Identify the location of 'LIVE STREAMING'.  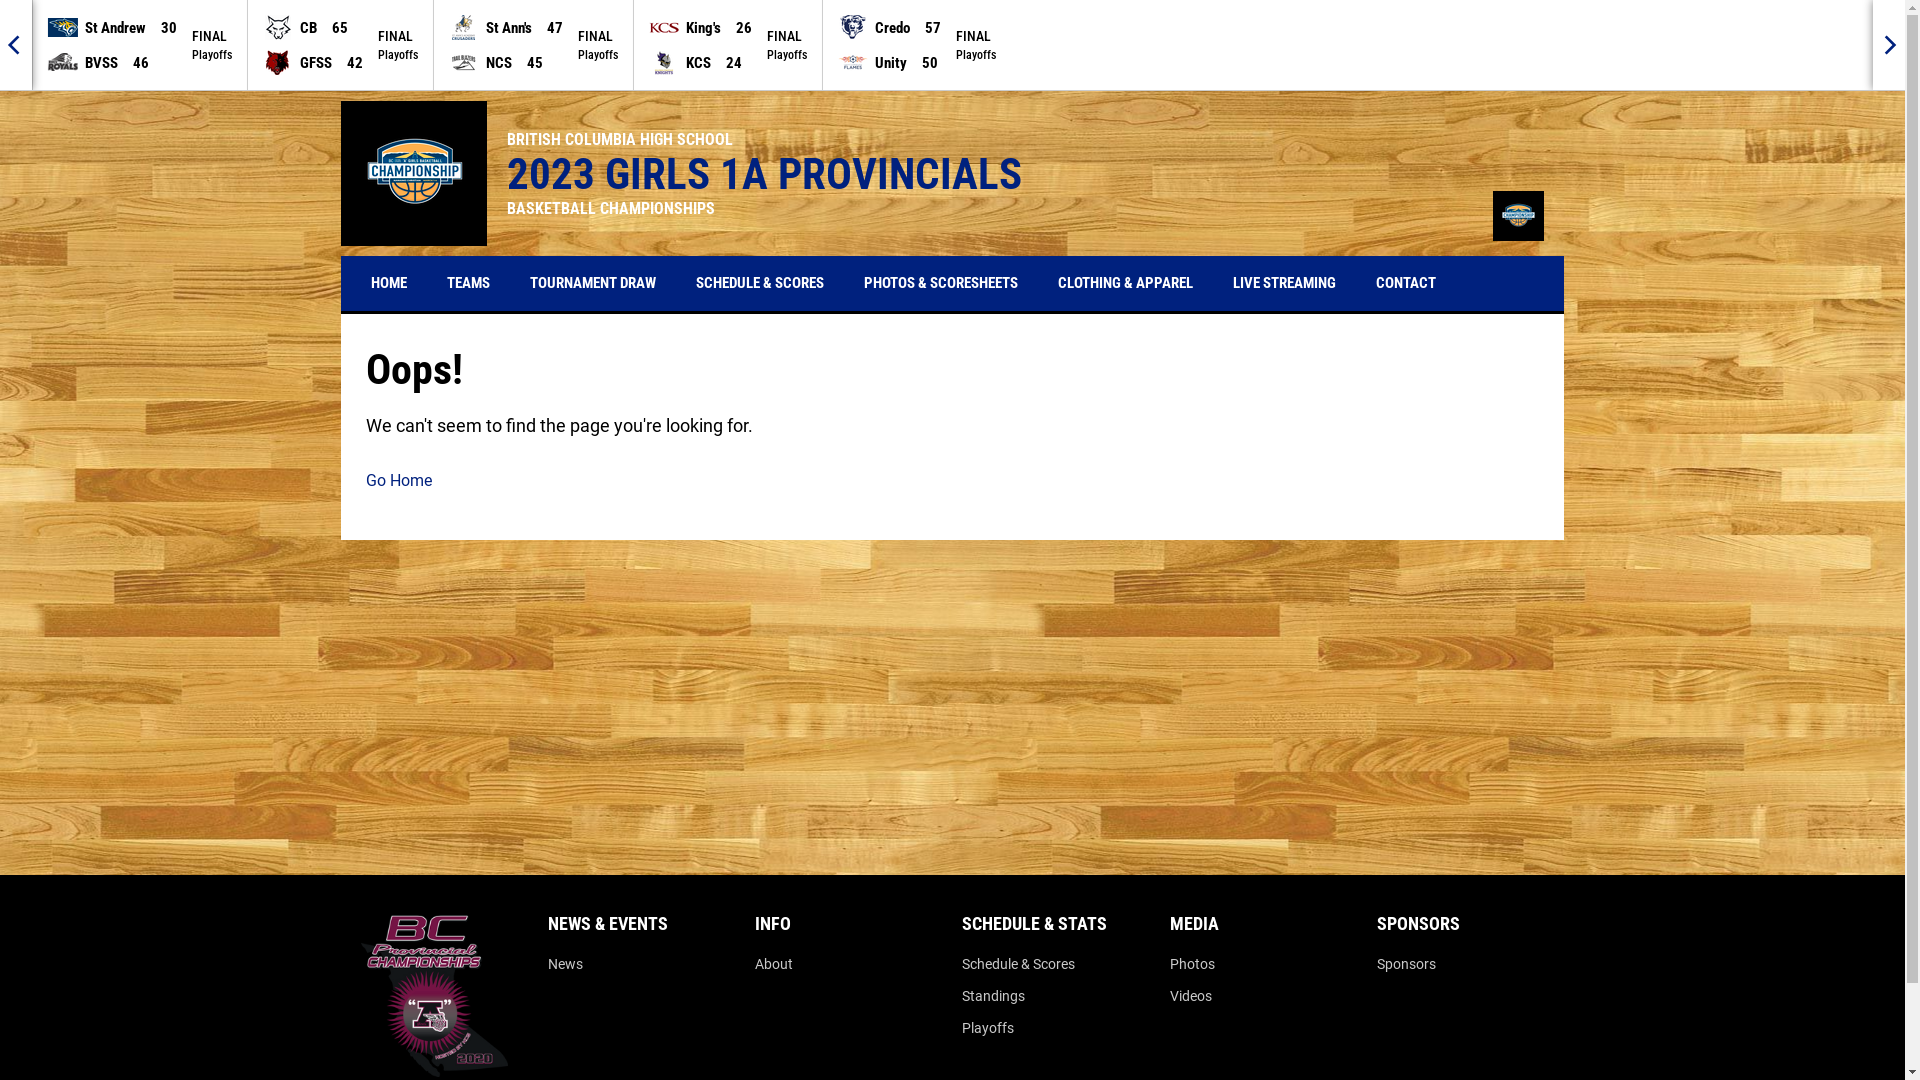
(1284, 283).